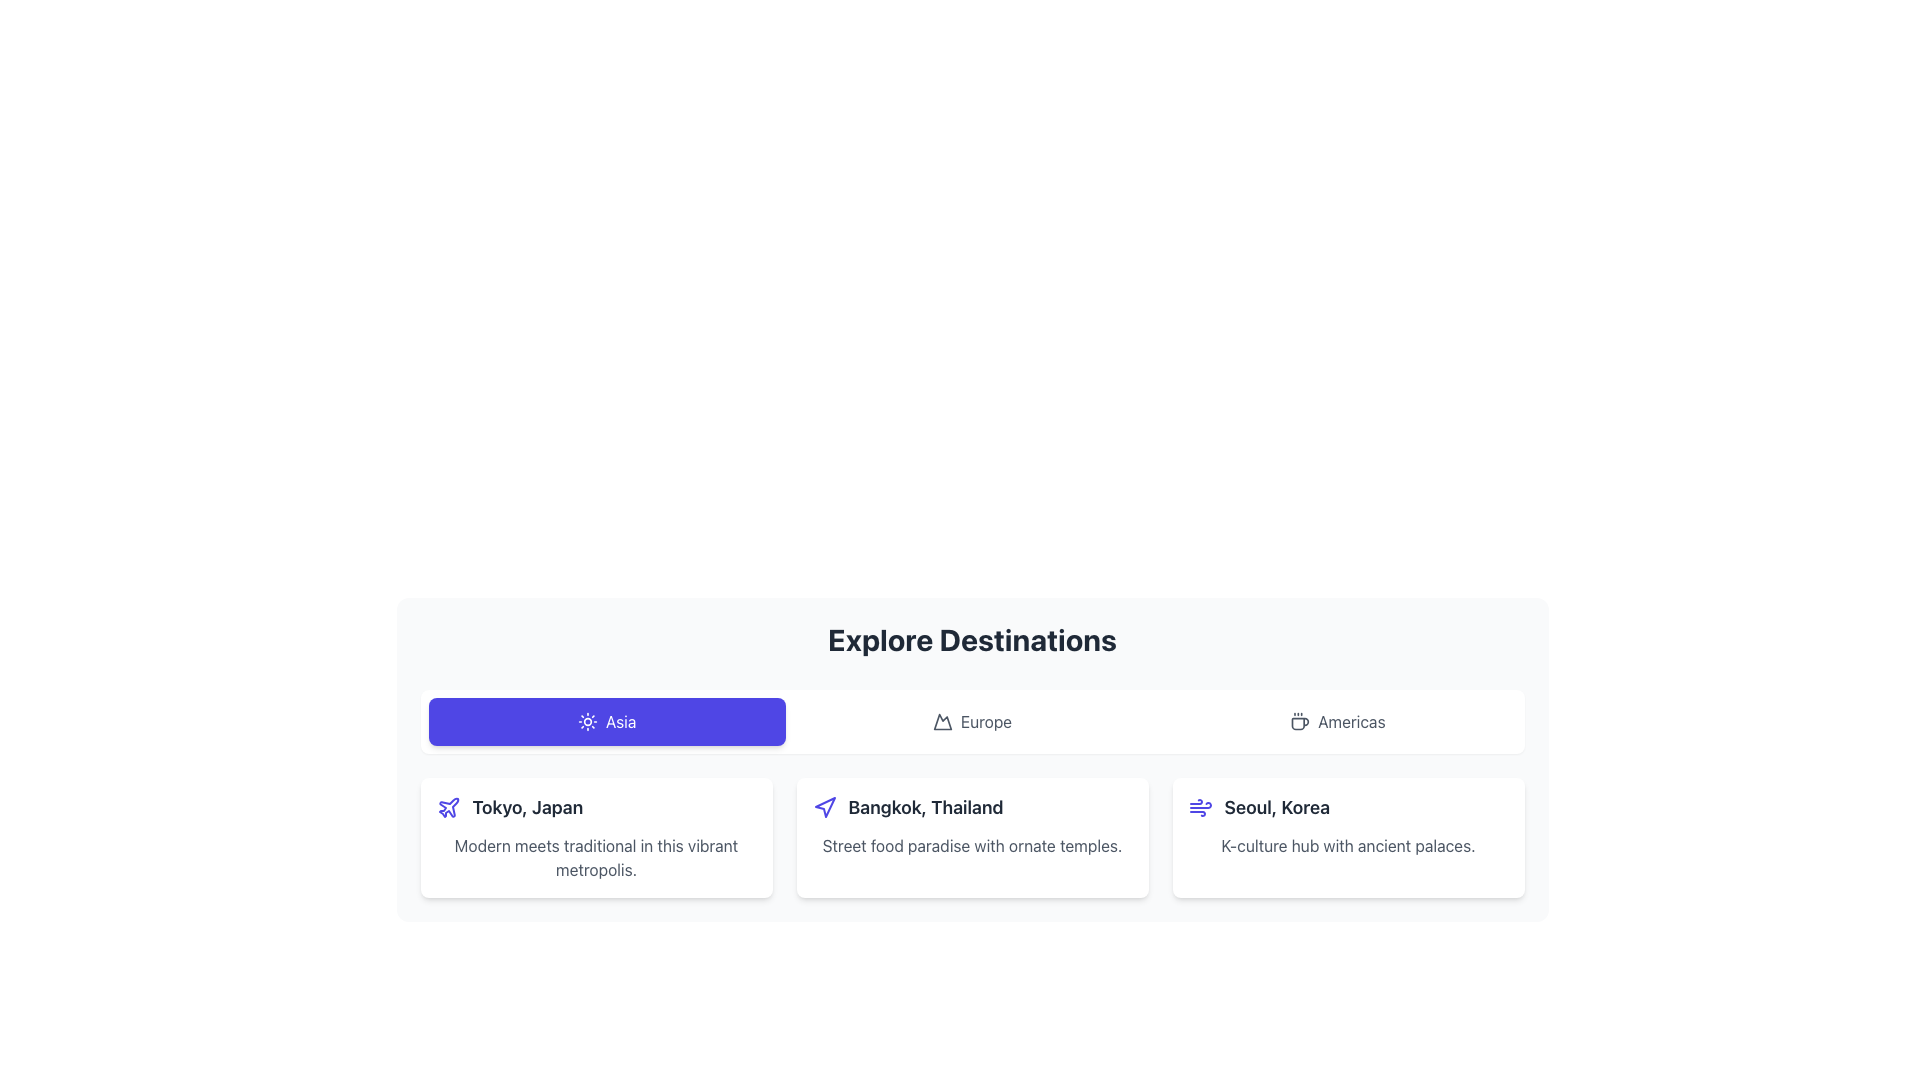  What do you see at coordinates (1200, 806) in the screenshot?
I see `the Icon (SVG) that visually complements the 'Seoul, Korea' label, positioned at the leftmost side of the section` at bounding box center [1200, 806].